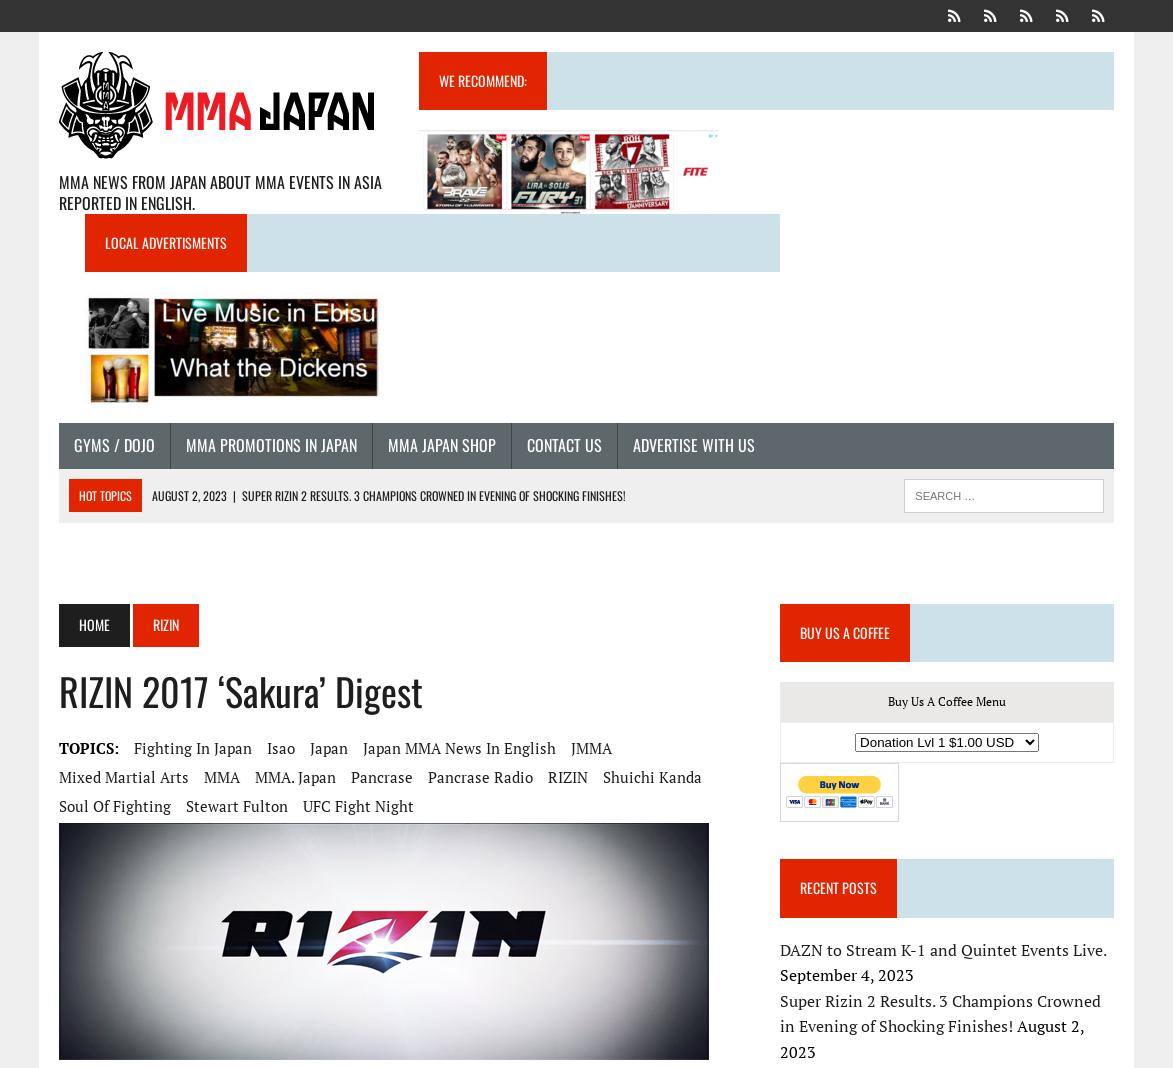  I want to click on 'UFC Fight Night', so click(356, 803).